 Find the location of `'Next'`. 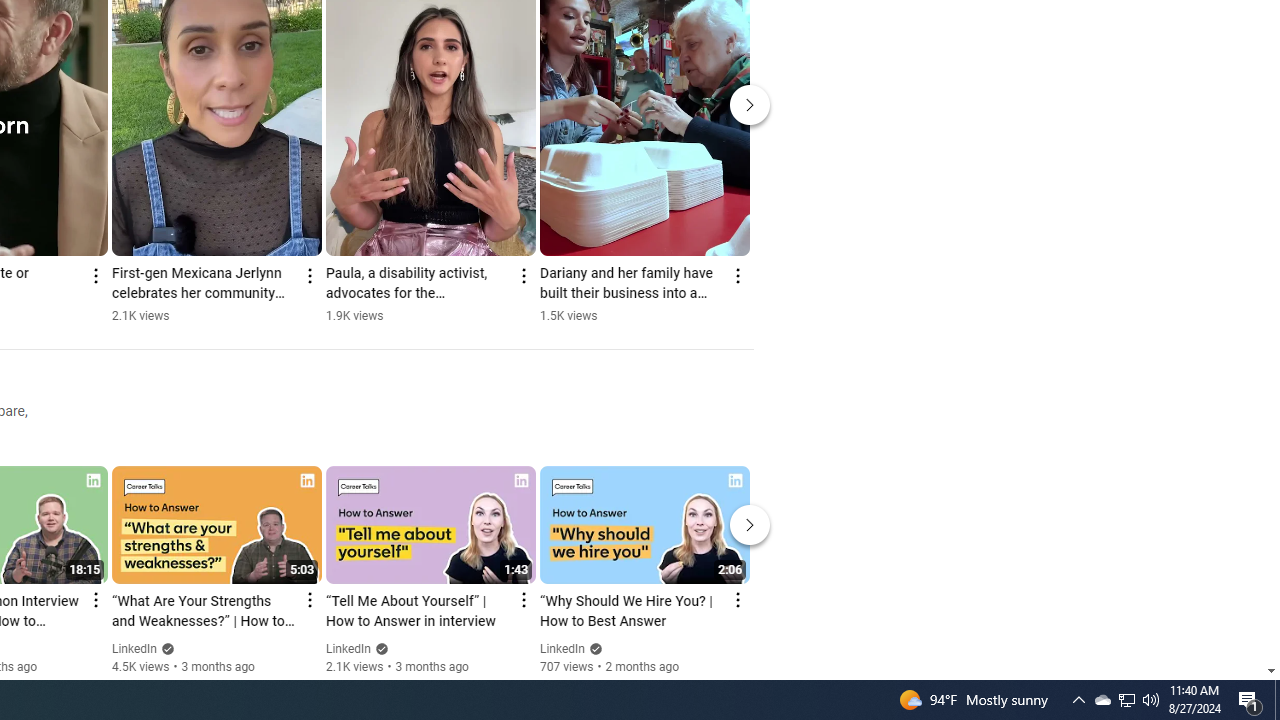

'Next' is located at coordinates (749, 524).